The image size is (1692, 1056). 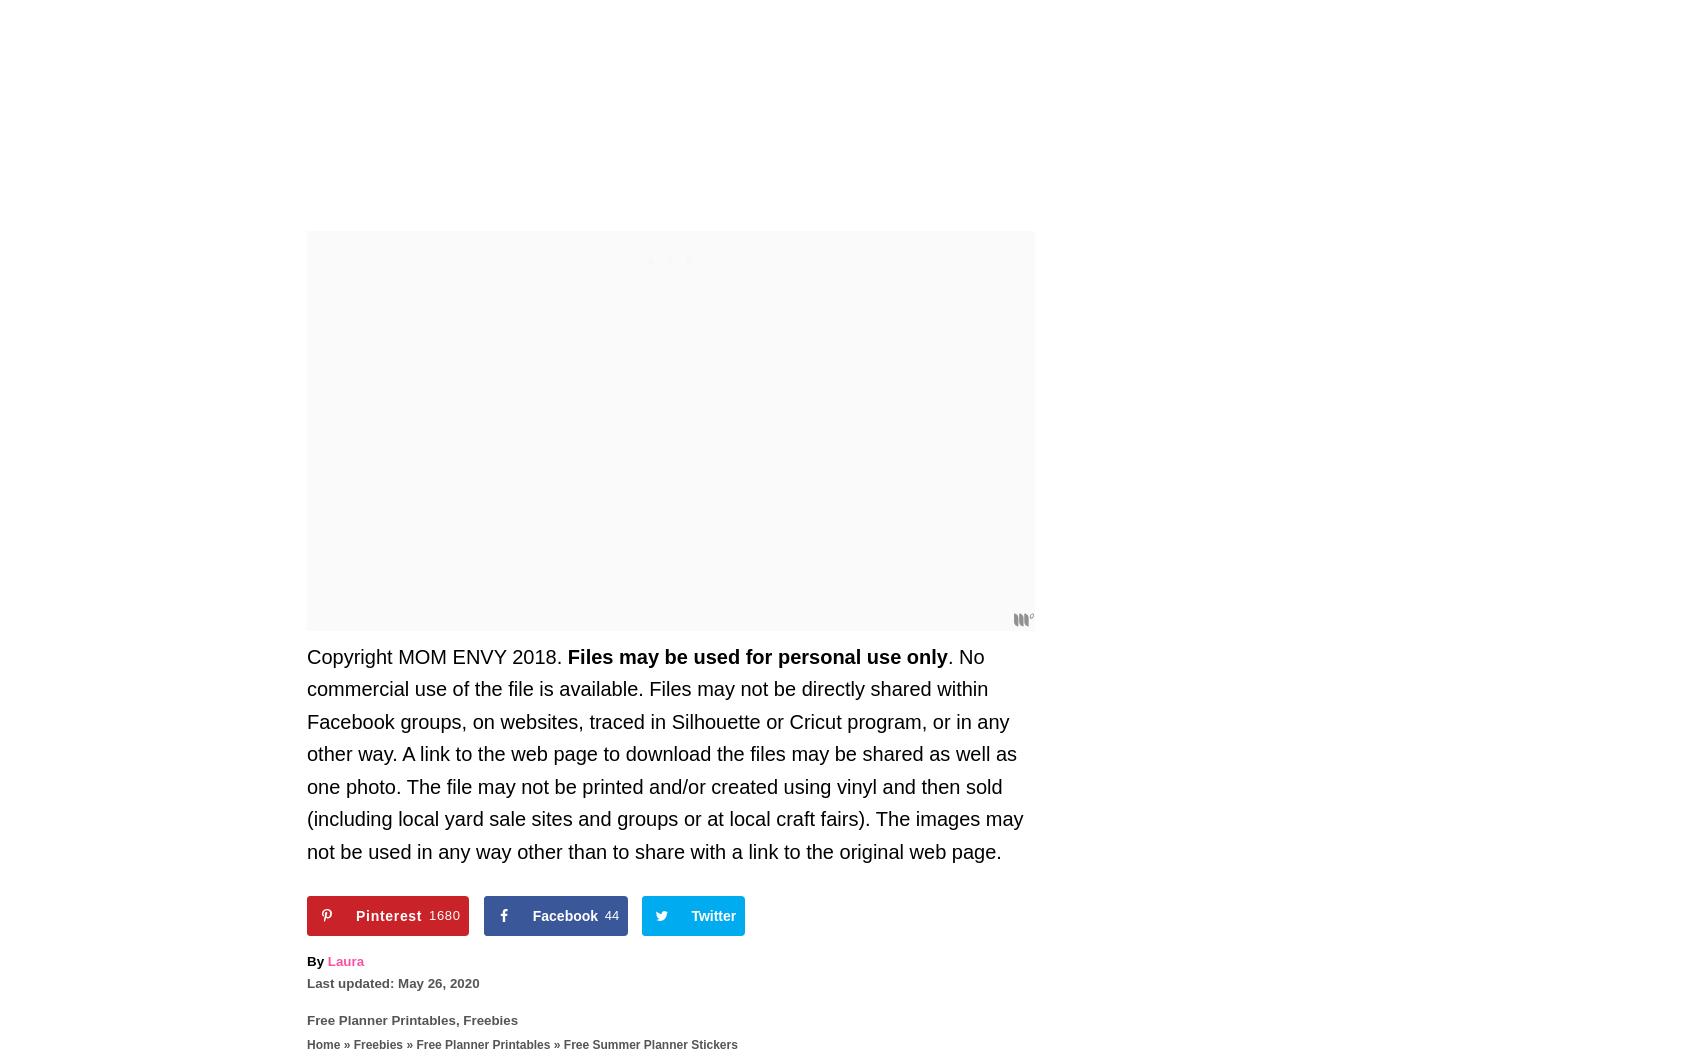 I want to click on '. No commercial use of the file is available. Files may not be directly shared within Facebook groups, on websites, traced in Silhouette or Cricut program, or in any other way. A link to the web page to download the files may be shared as well as one photo. The file may not be printed and/or created using vinyl and then sold (including local yard sale sites and groups or at local craft fairs). The images may not be used in any way other than to share with a link to the original web page.', so click(x=664, y=752).